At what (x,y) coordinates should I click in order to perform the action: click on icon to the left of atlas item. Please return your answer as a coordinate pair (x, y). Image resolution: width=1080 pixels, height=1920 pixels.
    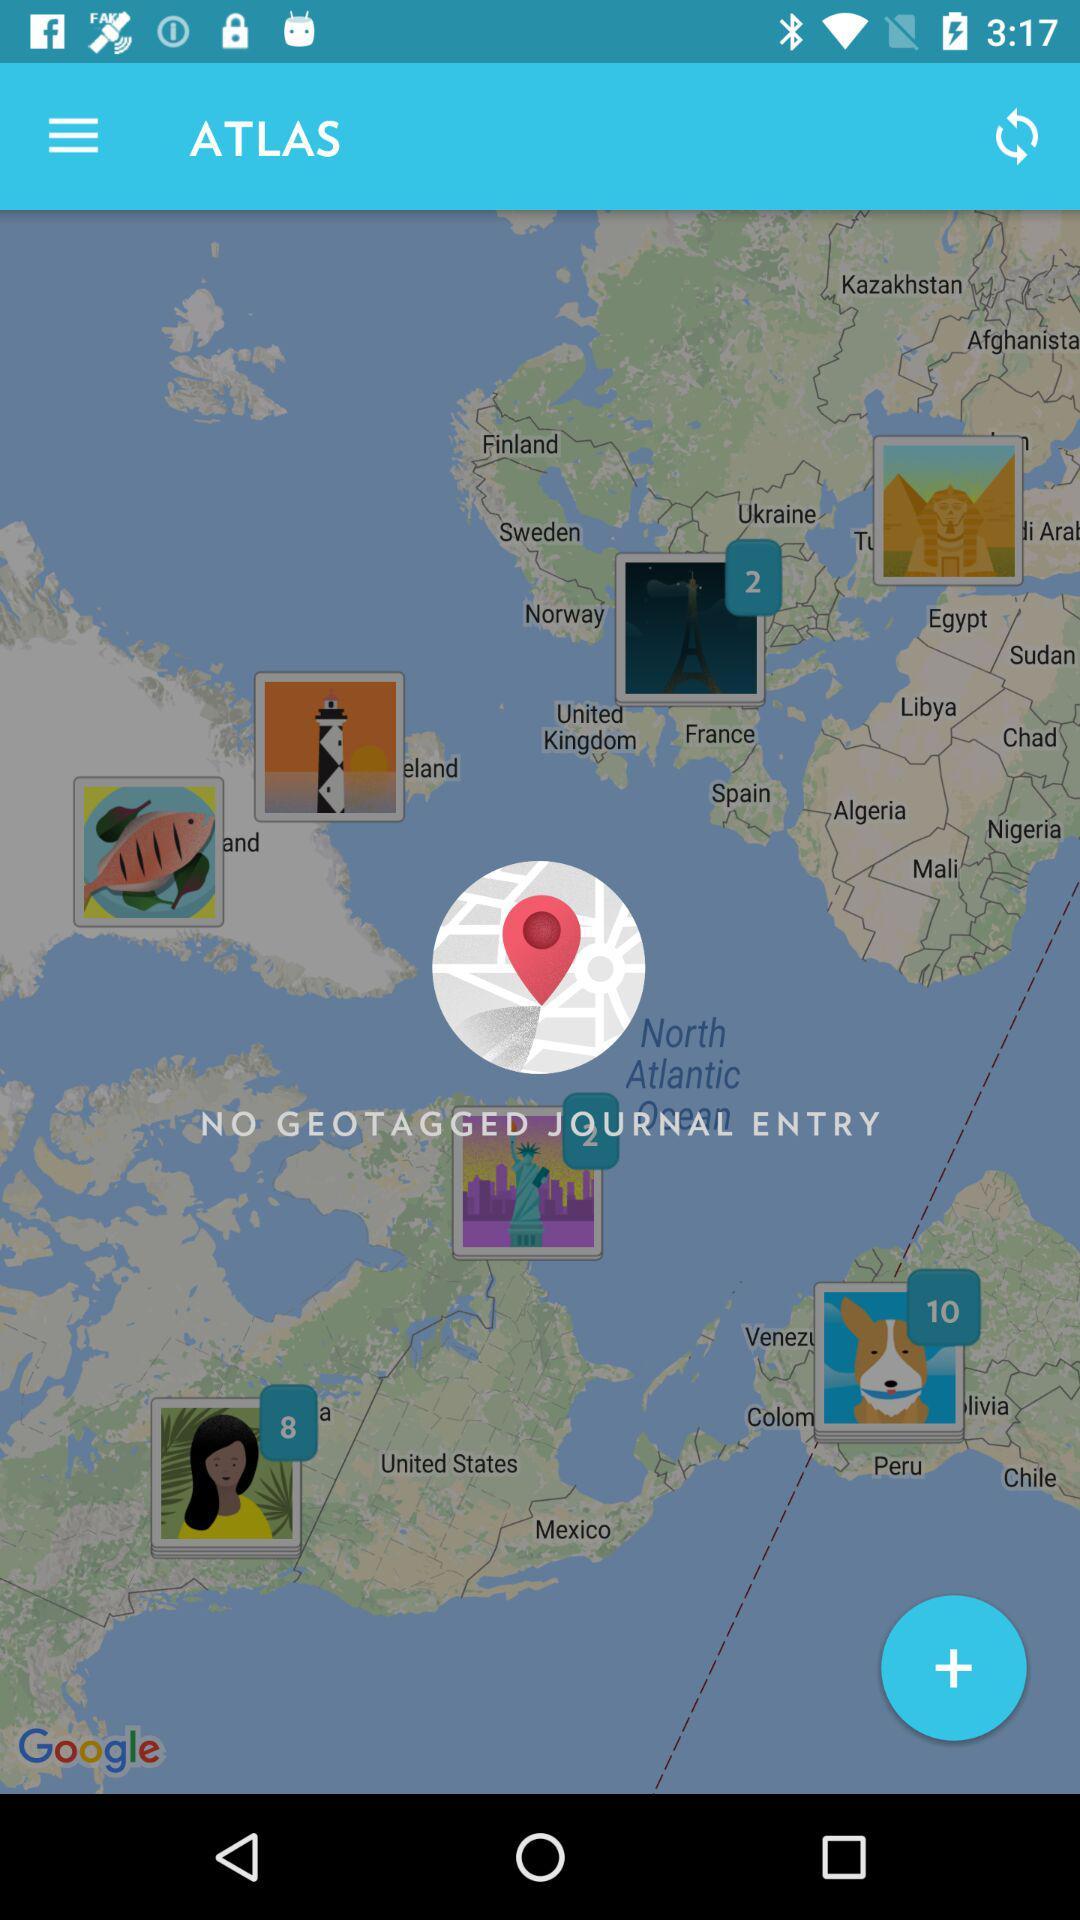
    Looking at the image, I should click on (72, 135).